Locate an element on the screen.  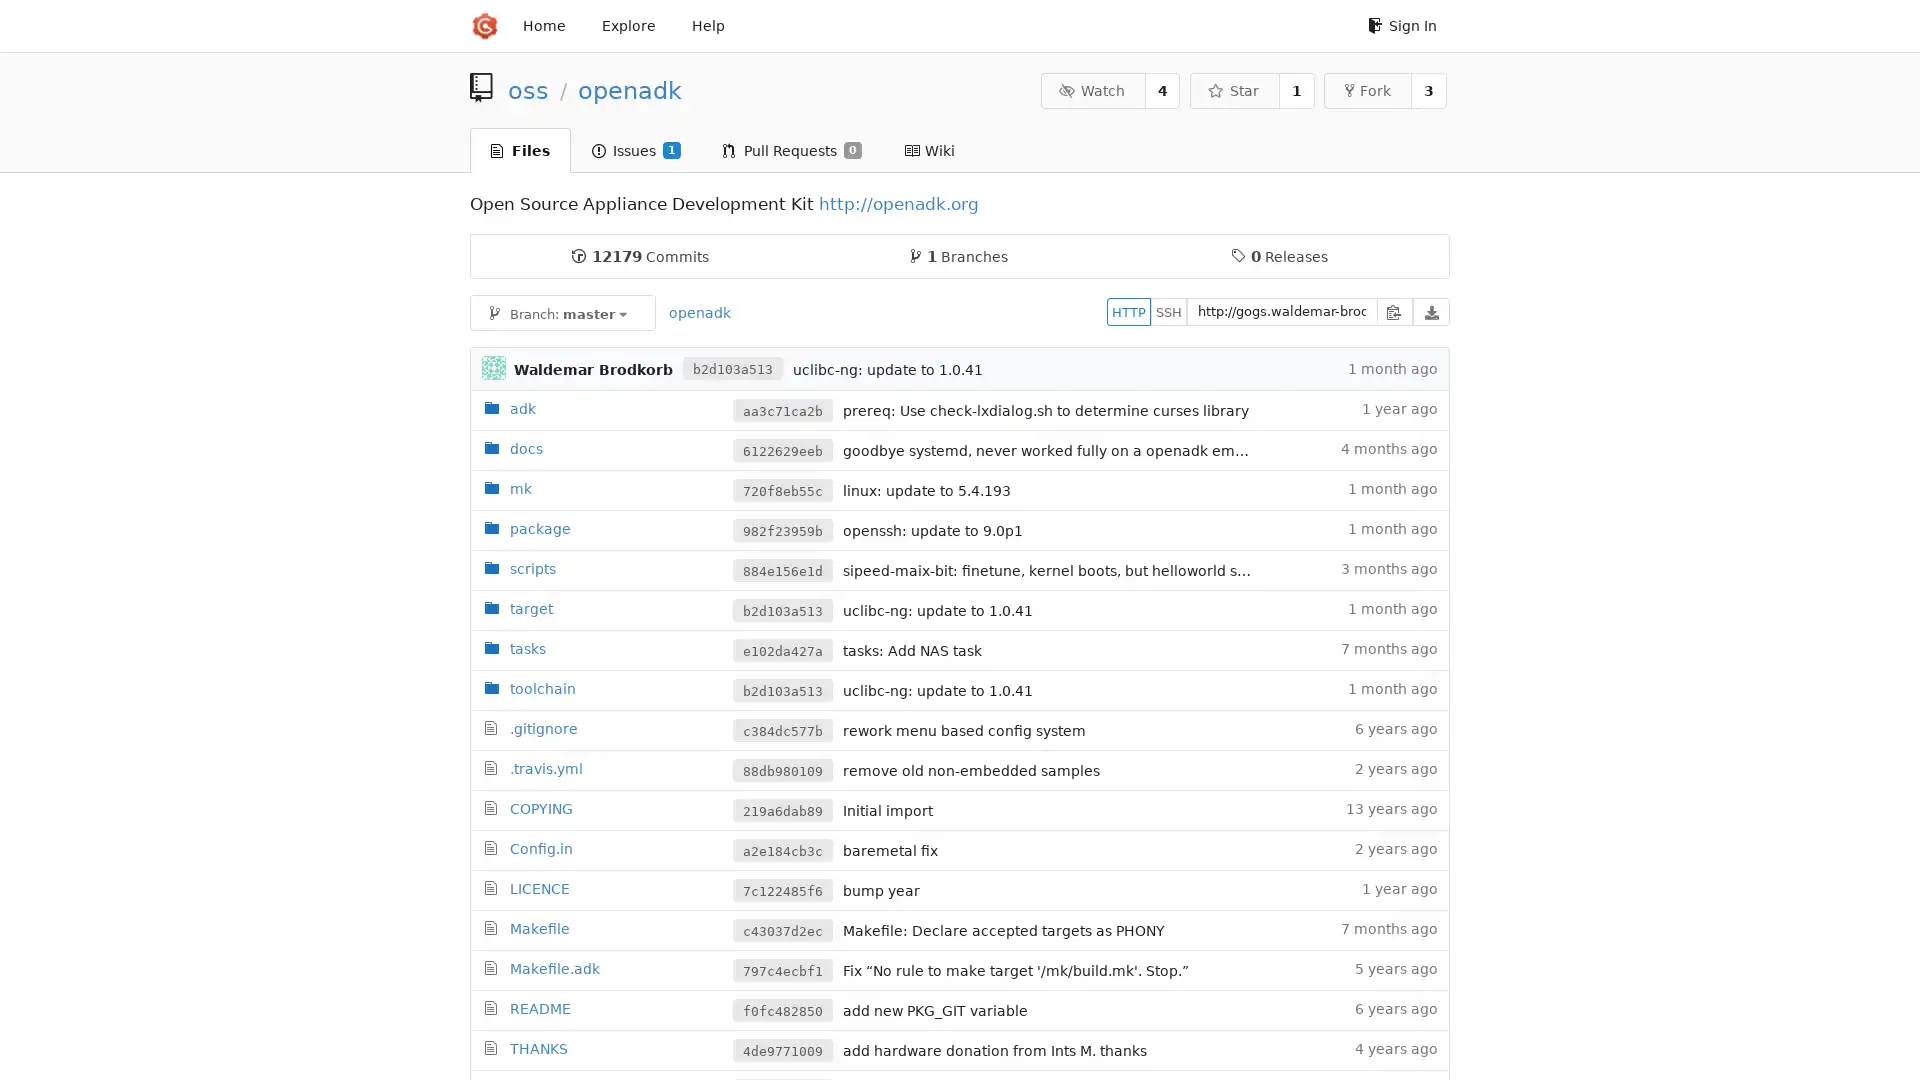
HTTP is located at coordinates (1128, 311).